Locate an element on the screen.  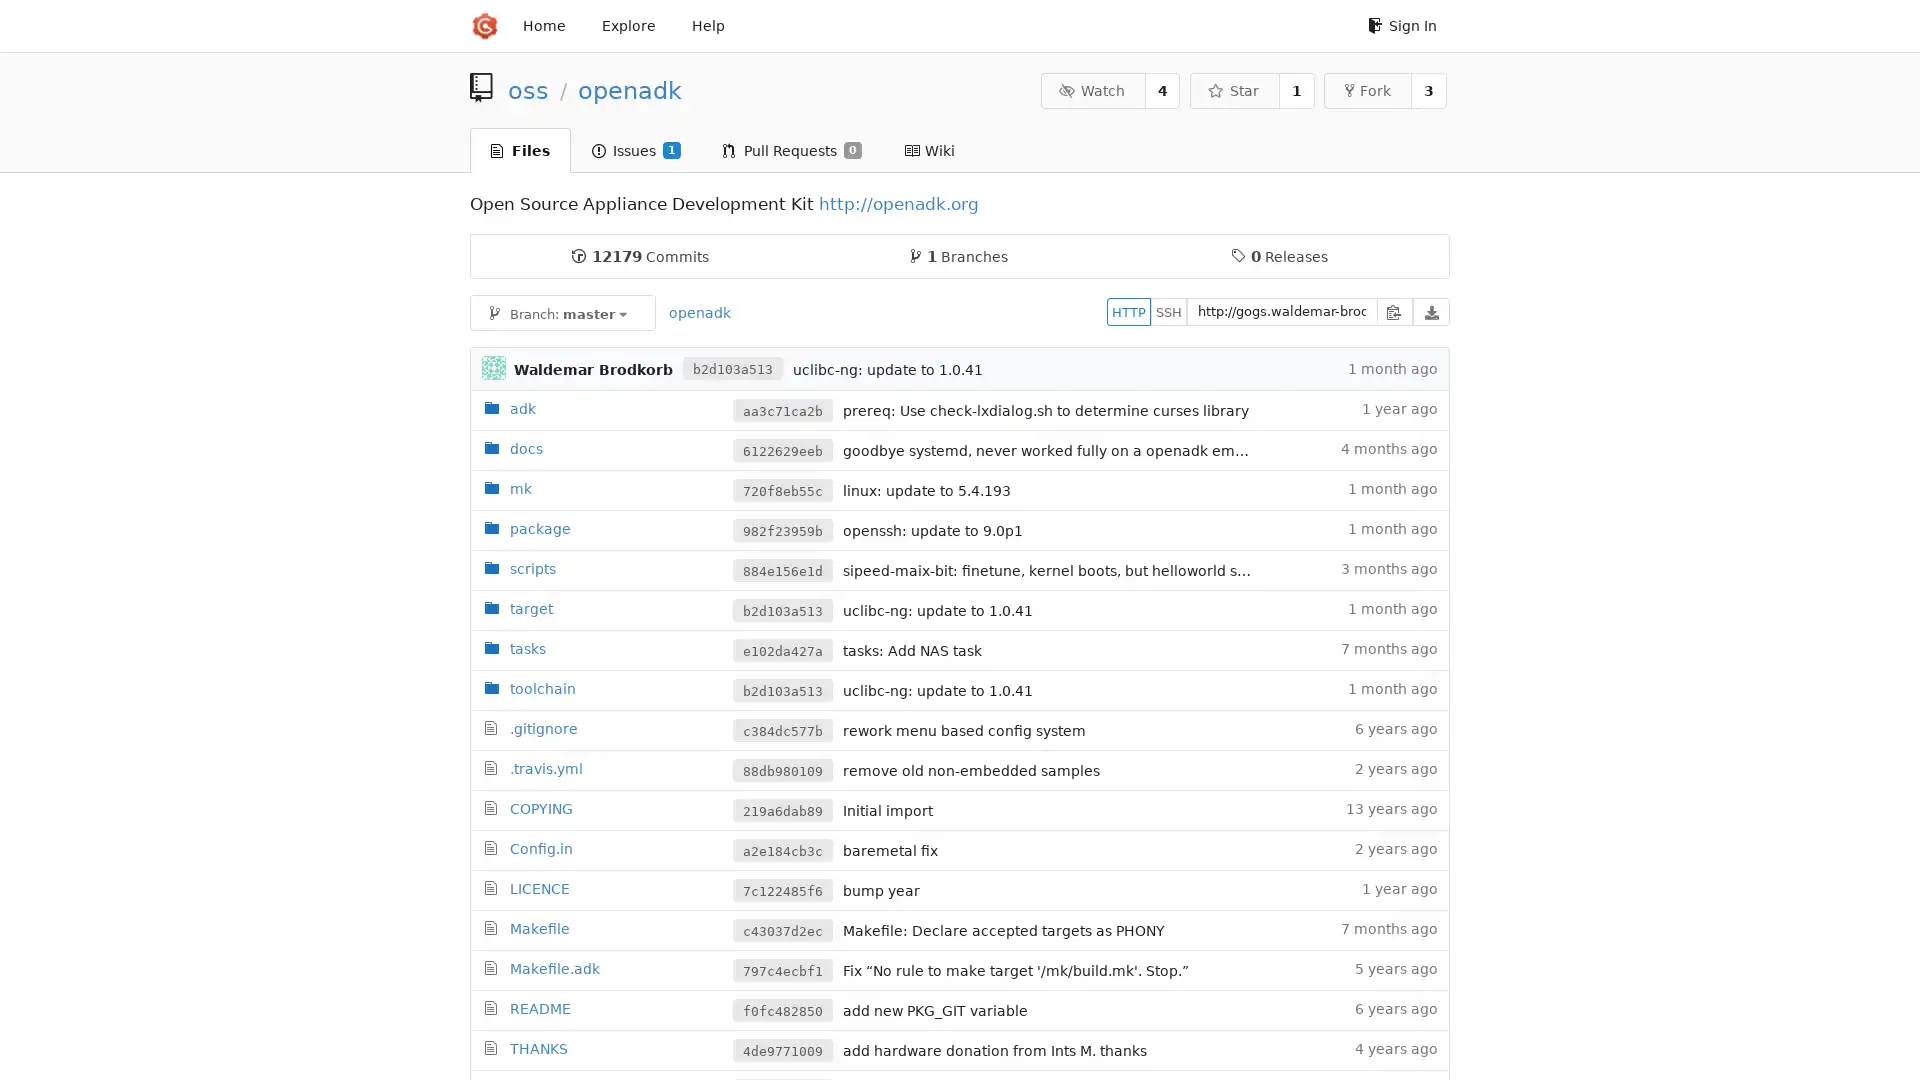
HTTP is located at coordinates (1128, 311).